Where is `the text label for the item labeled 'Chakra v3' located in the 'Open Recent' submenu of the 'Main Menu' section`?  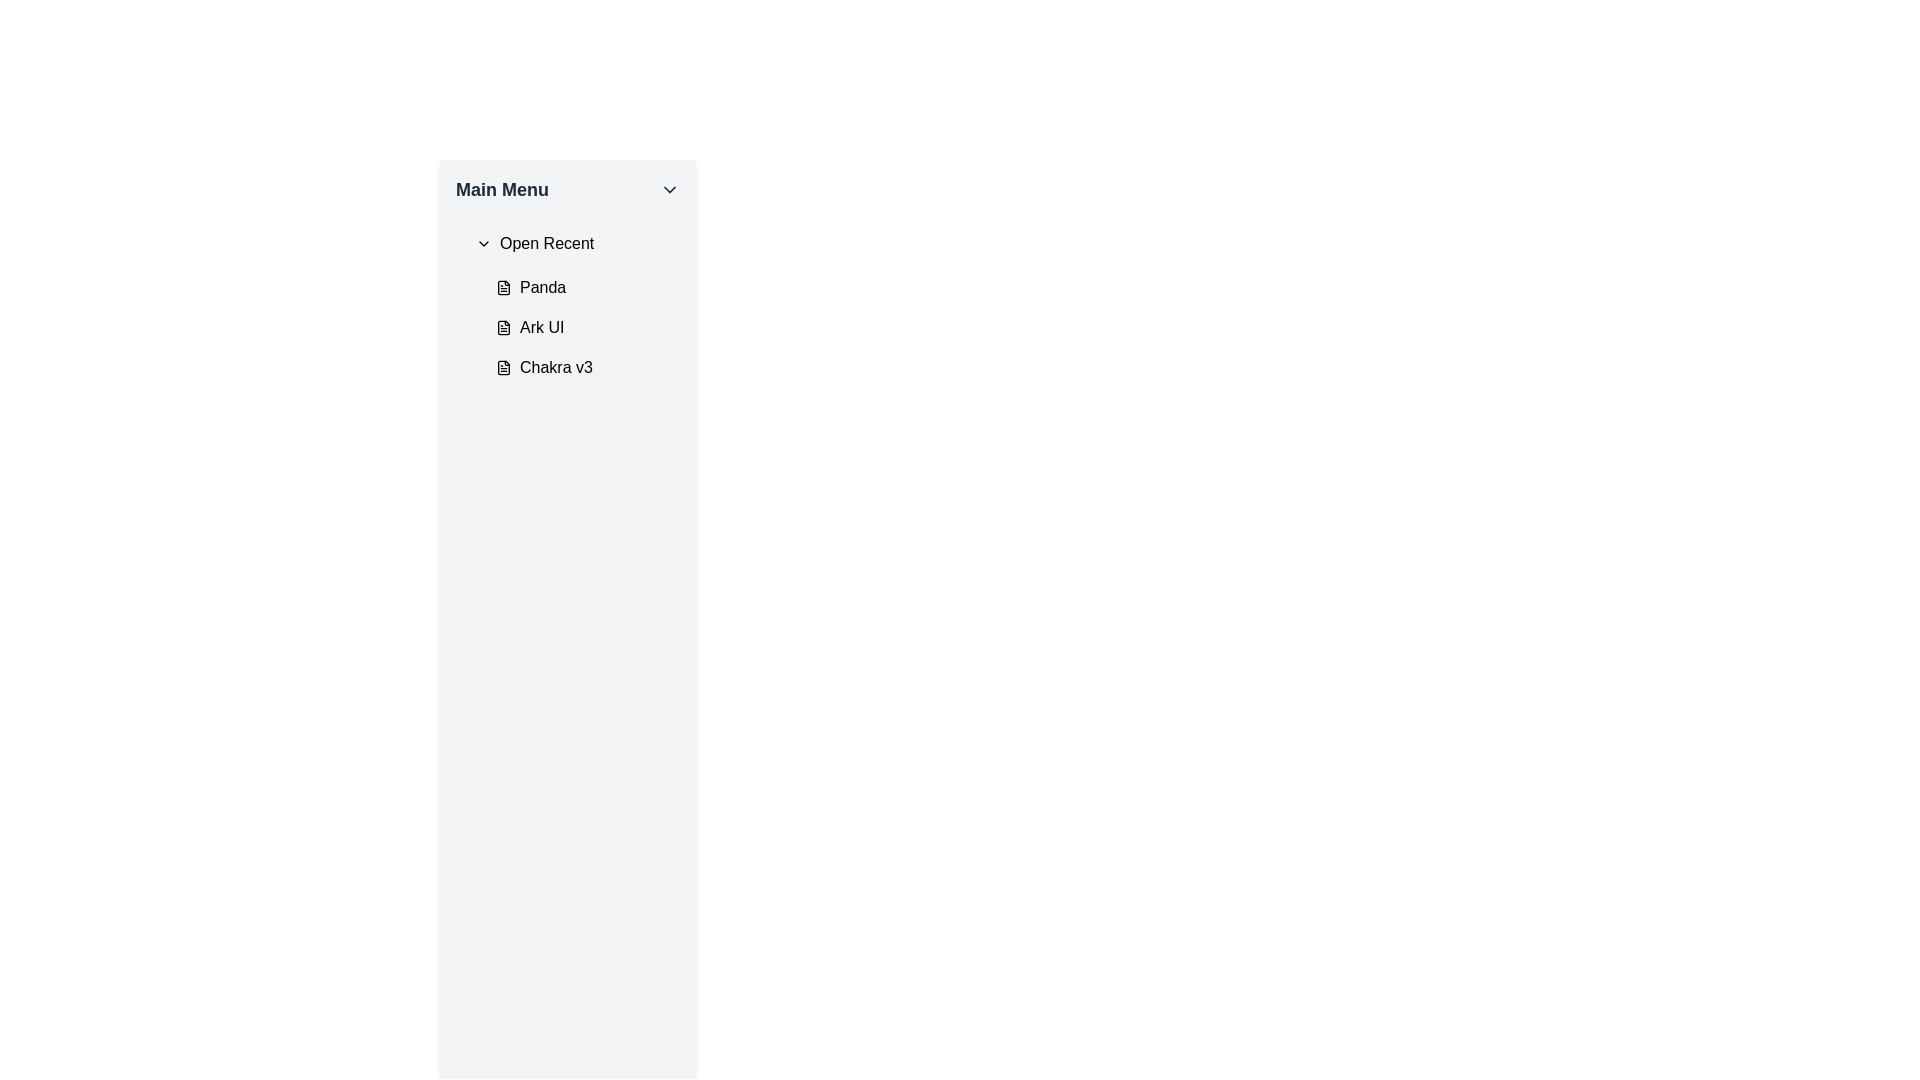
the text label for the item labeled 'Chakra v3' located in the 'Open Recent' submenu of the 'Main Menu' section is located at coordinates (556, 367).